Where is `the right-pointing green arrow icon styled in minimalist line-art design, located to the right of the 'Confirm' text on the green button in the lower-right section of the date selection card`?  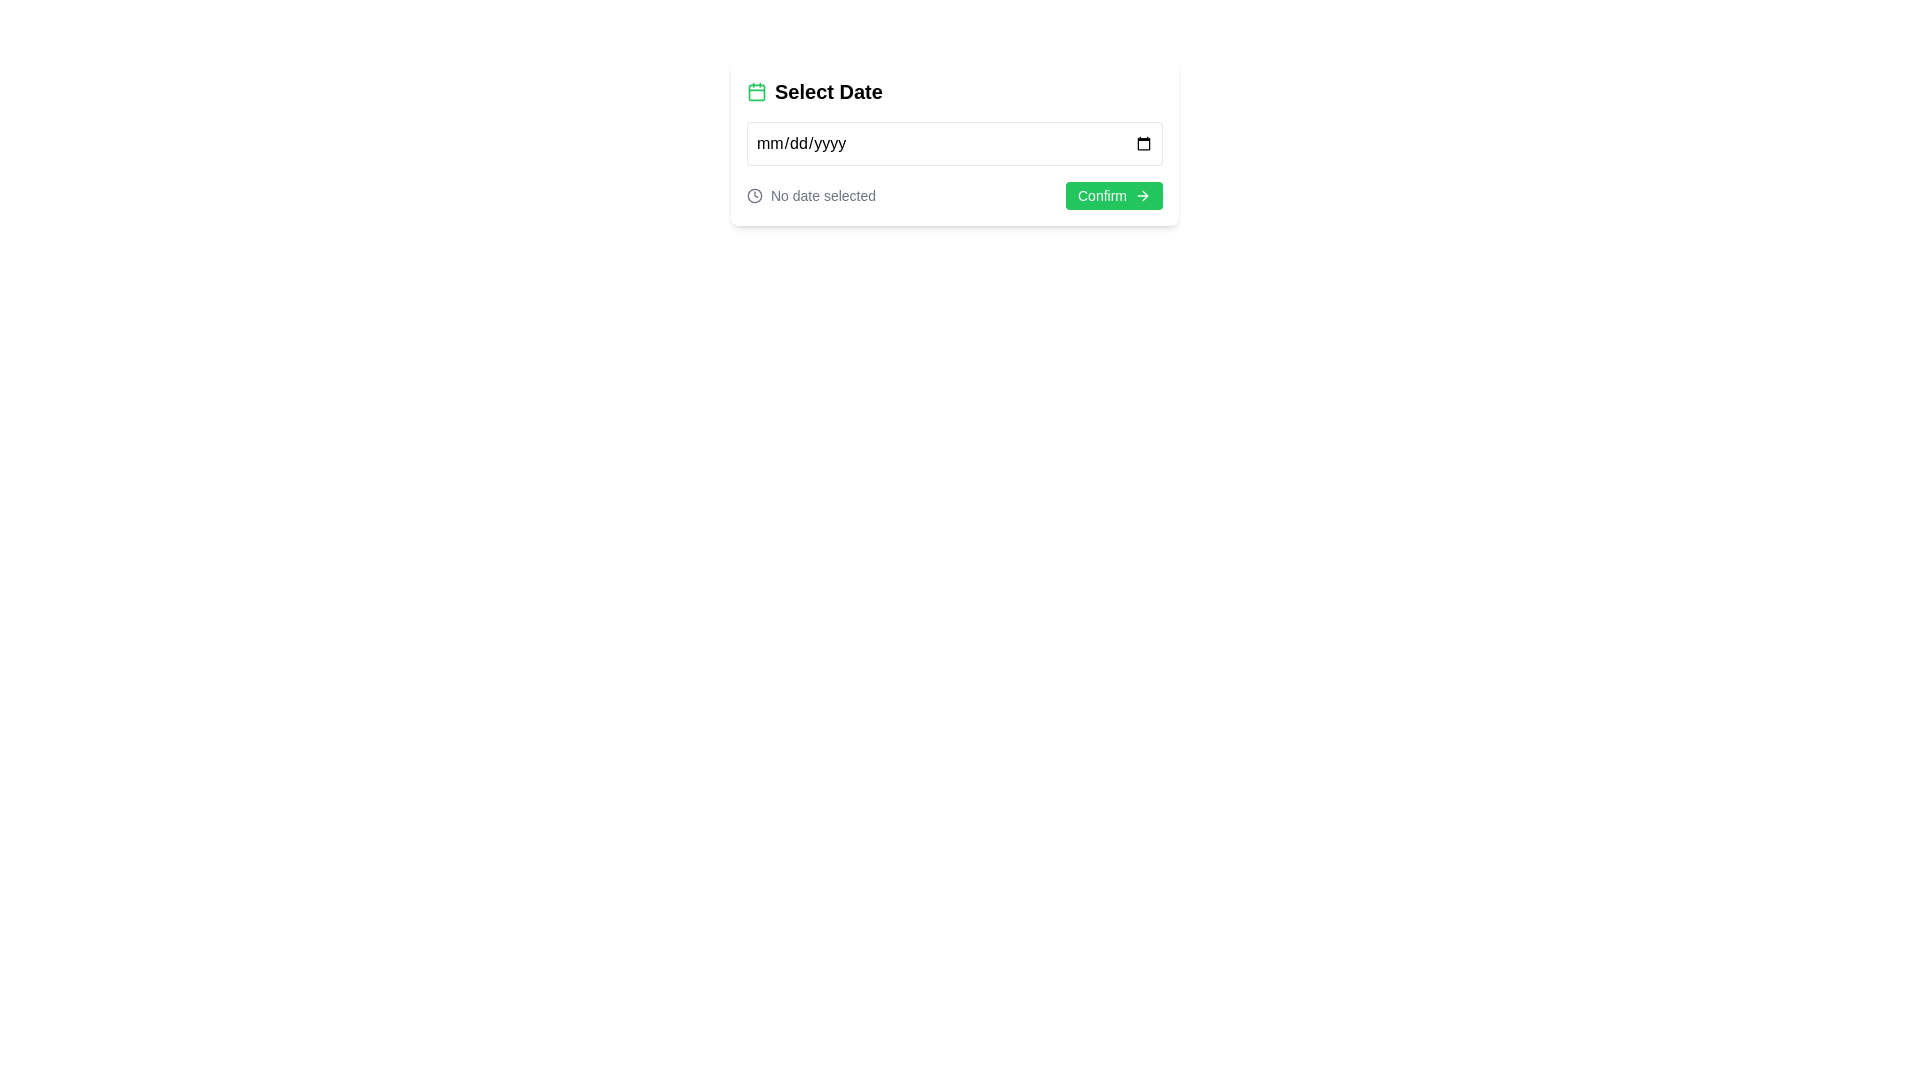
the right-pointing green arrow icon styled in minimalist line-art design, located to the right of the 'Confirm' text on the green button in the lower-right section of the date selection card is located at coordinates (1142, 196).